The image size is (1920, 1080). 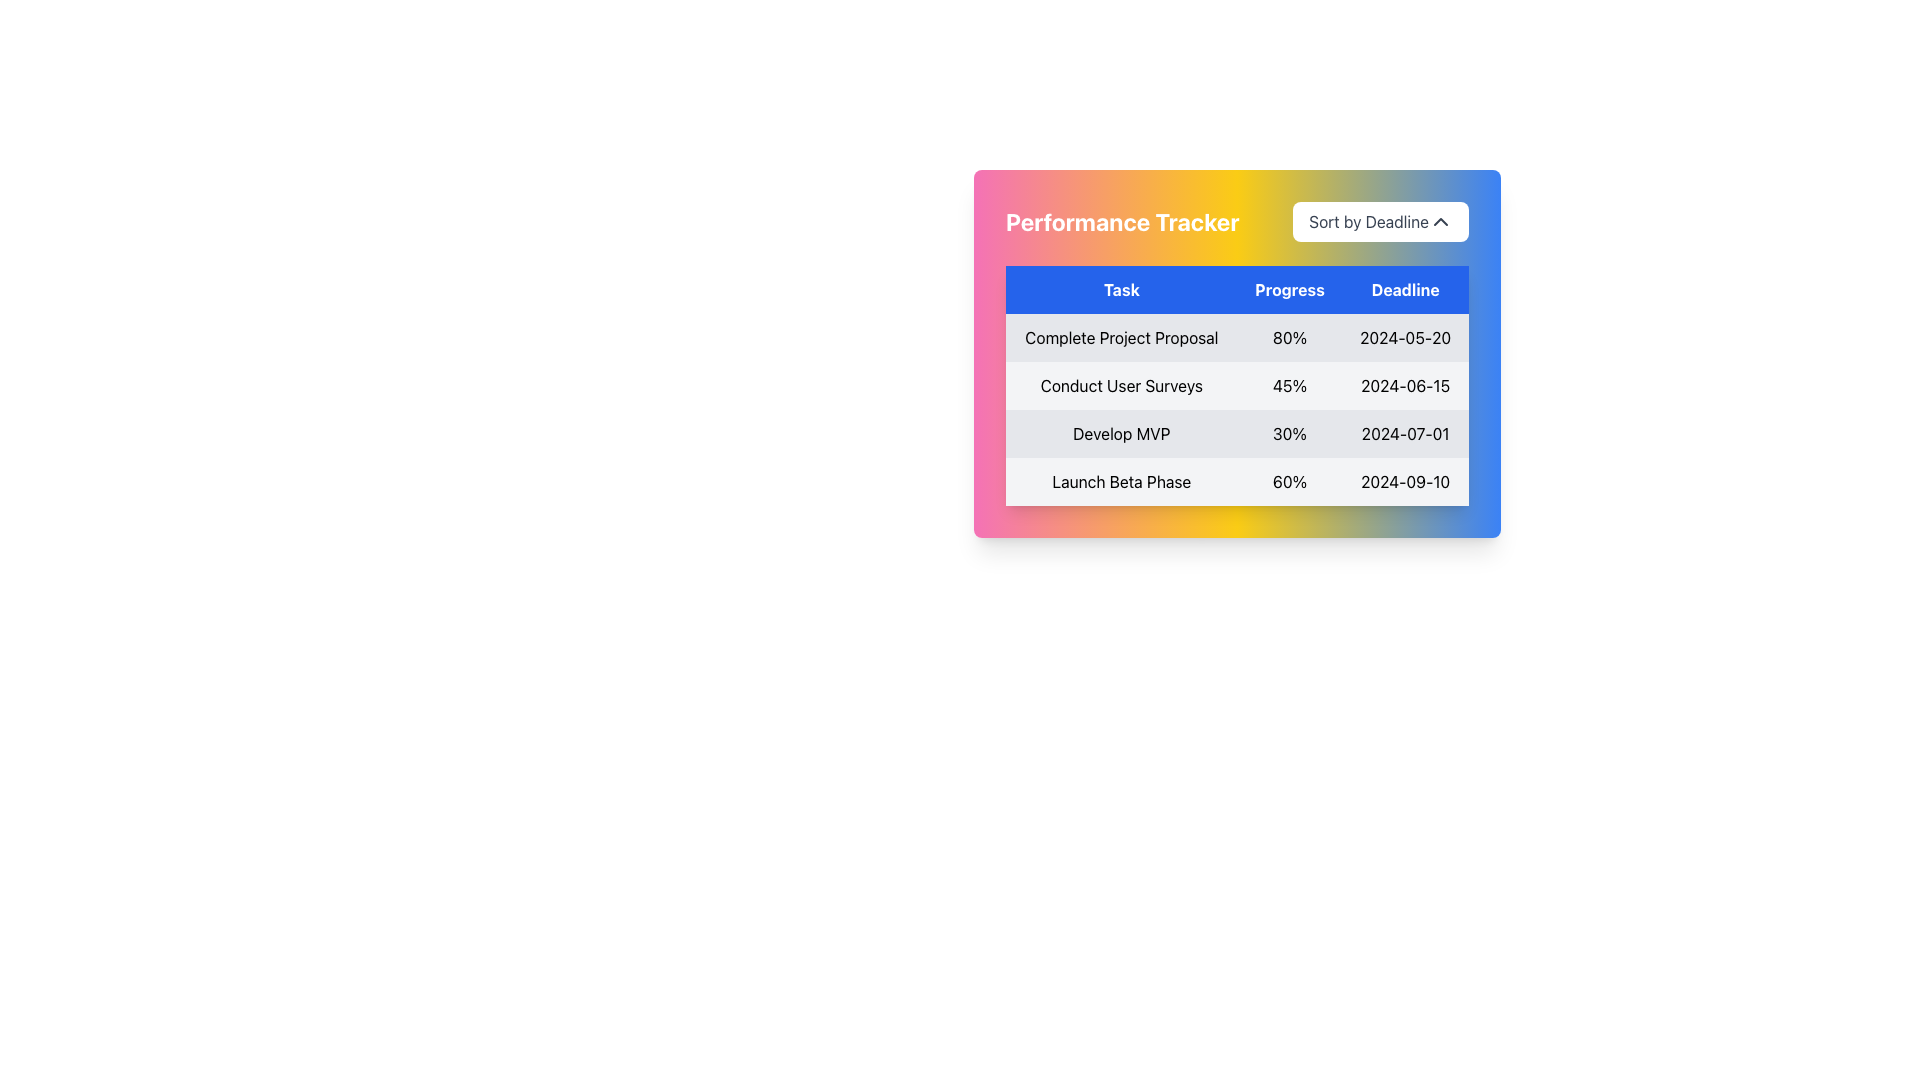 I want to click on the table row representing the task titled 'Develop MVP', so click(x=1236, y=408).